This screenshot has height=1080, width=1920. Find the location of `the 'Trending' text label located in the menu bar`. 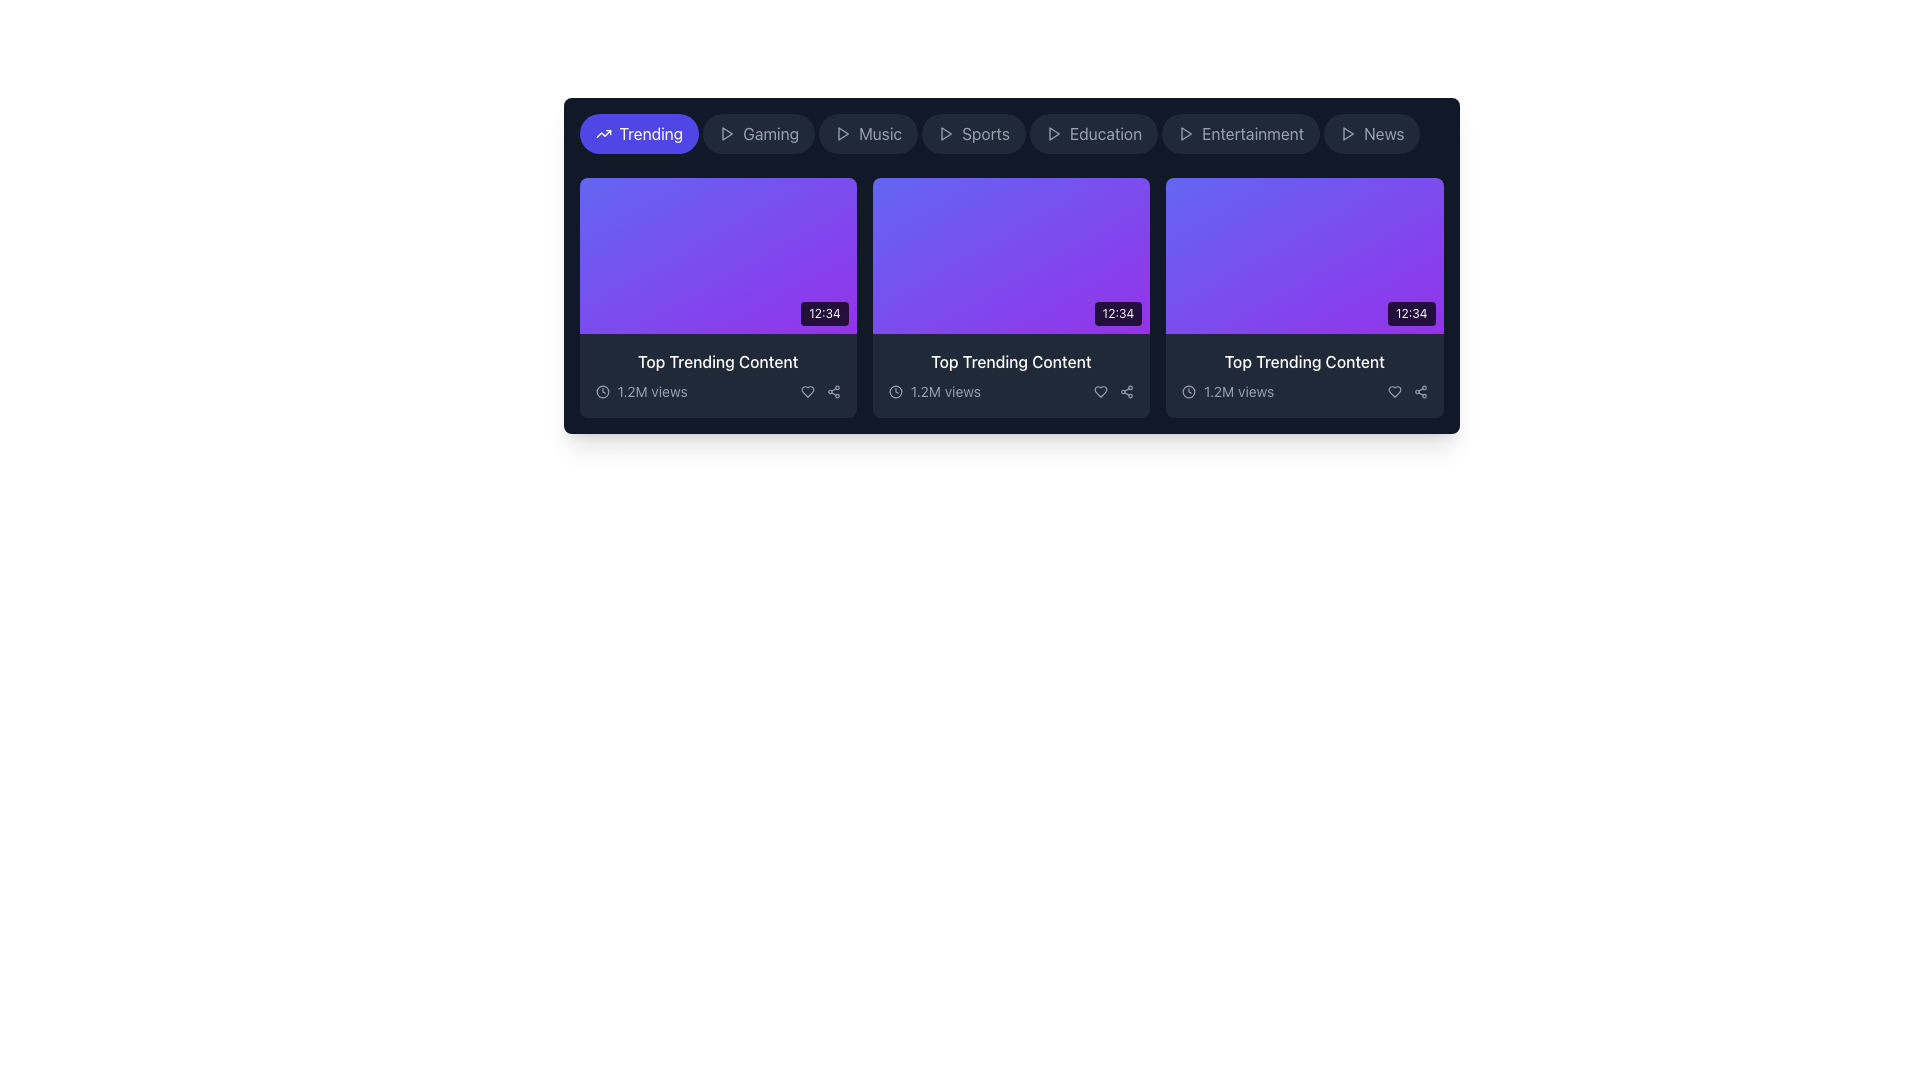

the 'Trending' text label located in the menu bar is located at coordinates (651, 134).